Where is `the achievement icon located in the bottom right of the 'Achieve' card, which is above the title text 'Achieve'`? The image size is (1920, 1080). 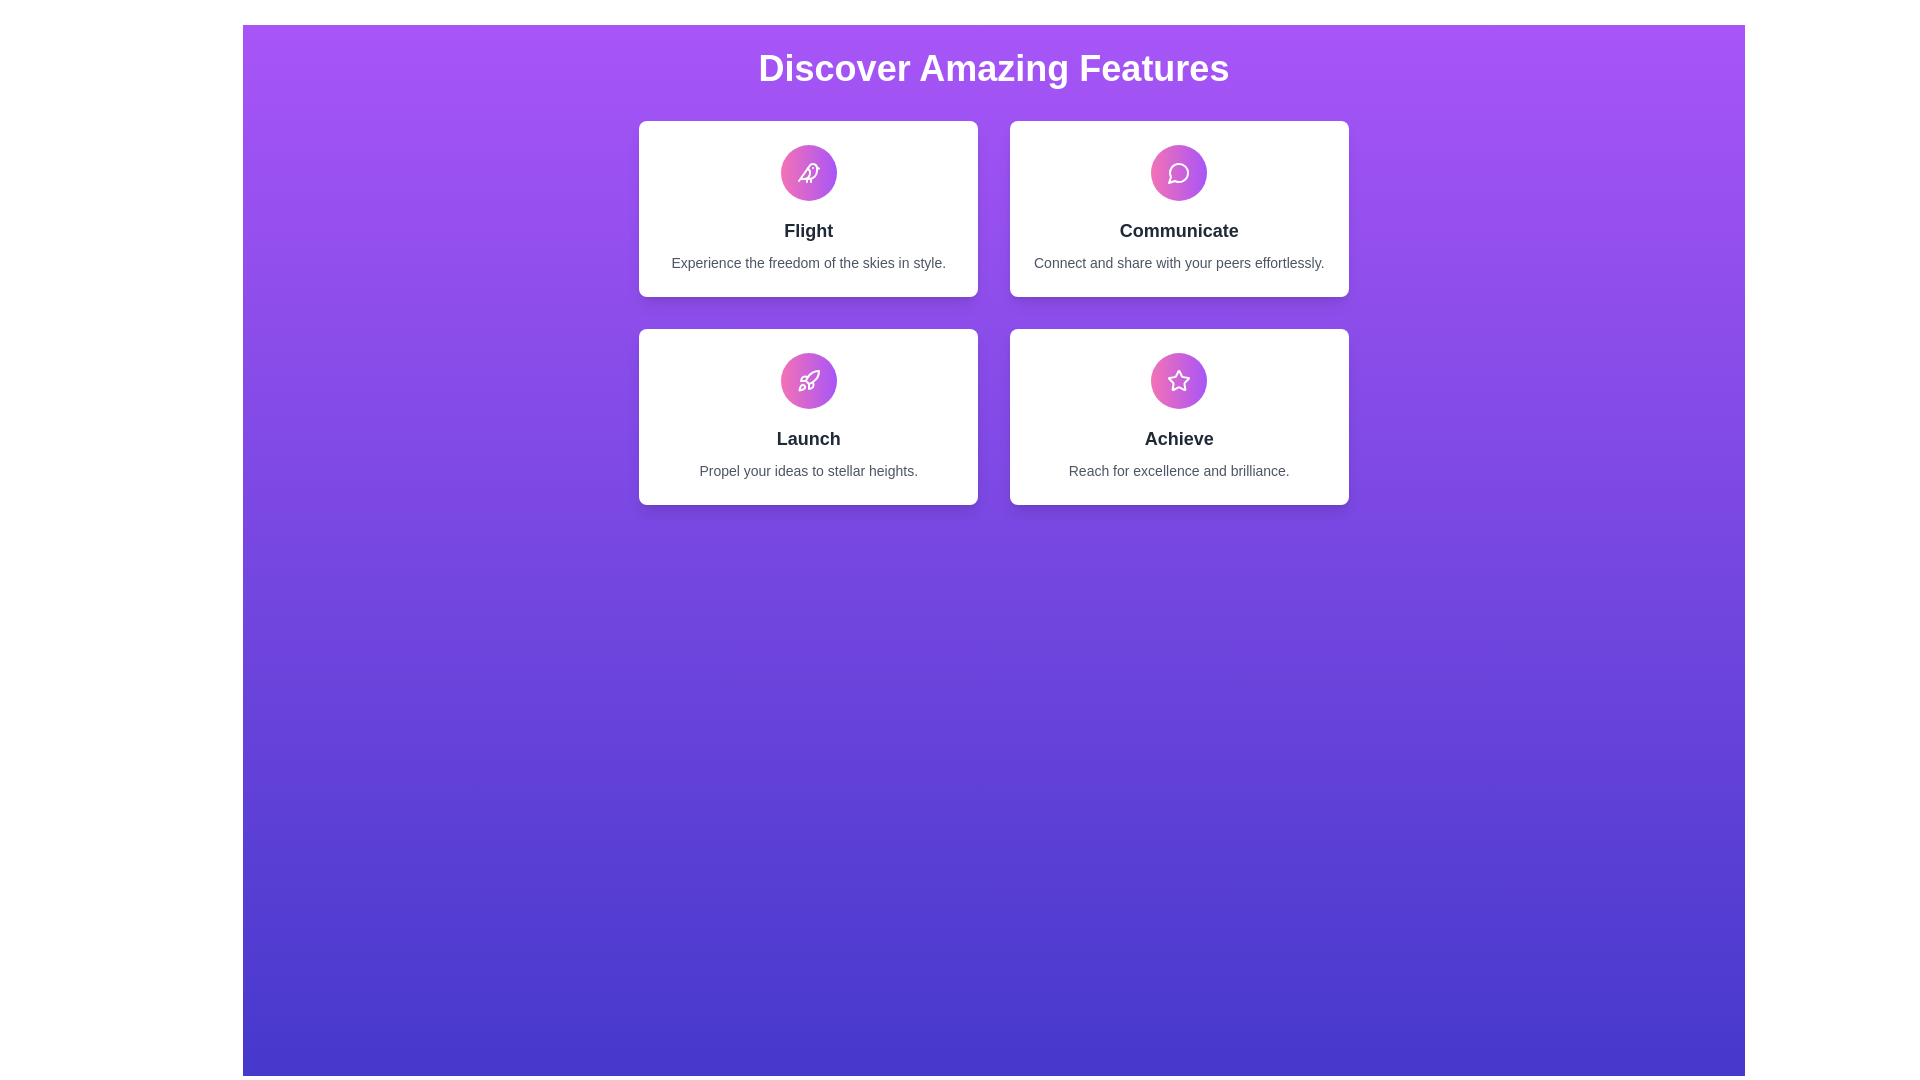 the achievement icon located in the bottom right of the 'Achieve' card, which is above the title text 'Achieve' is located at coordinates (1179, 380).